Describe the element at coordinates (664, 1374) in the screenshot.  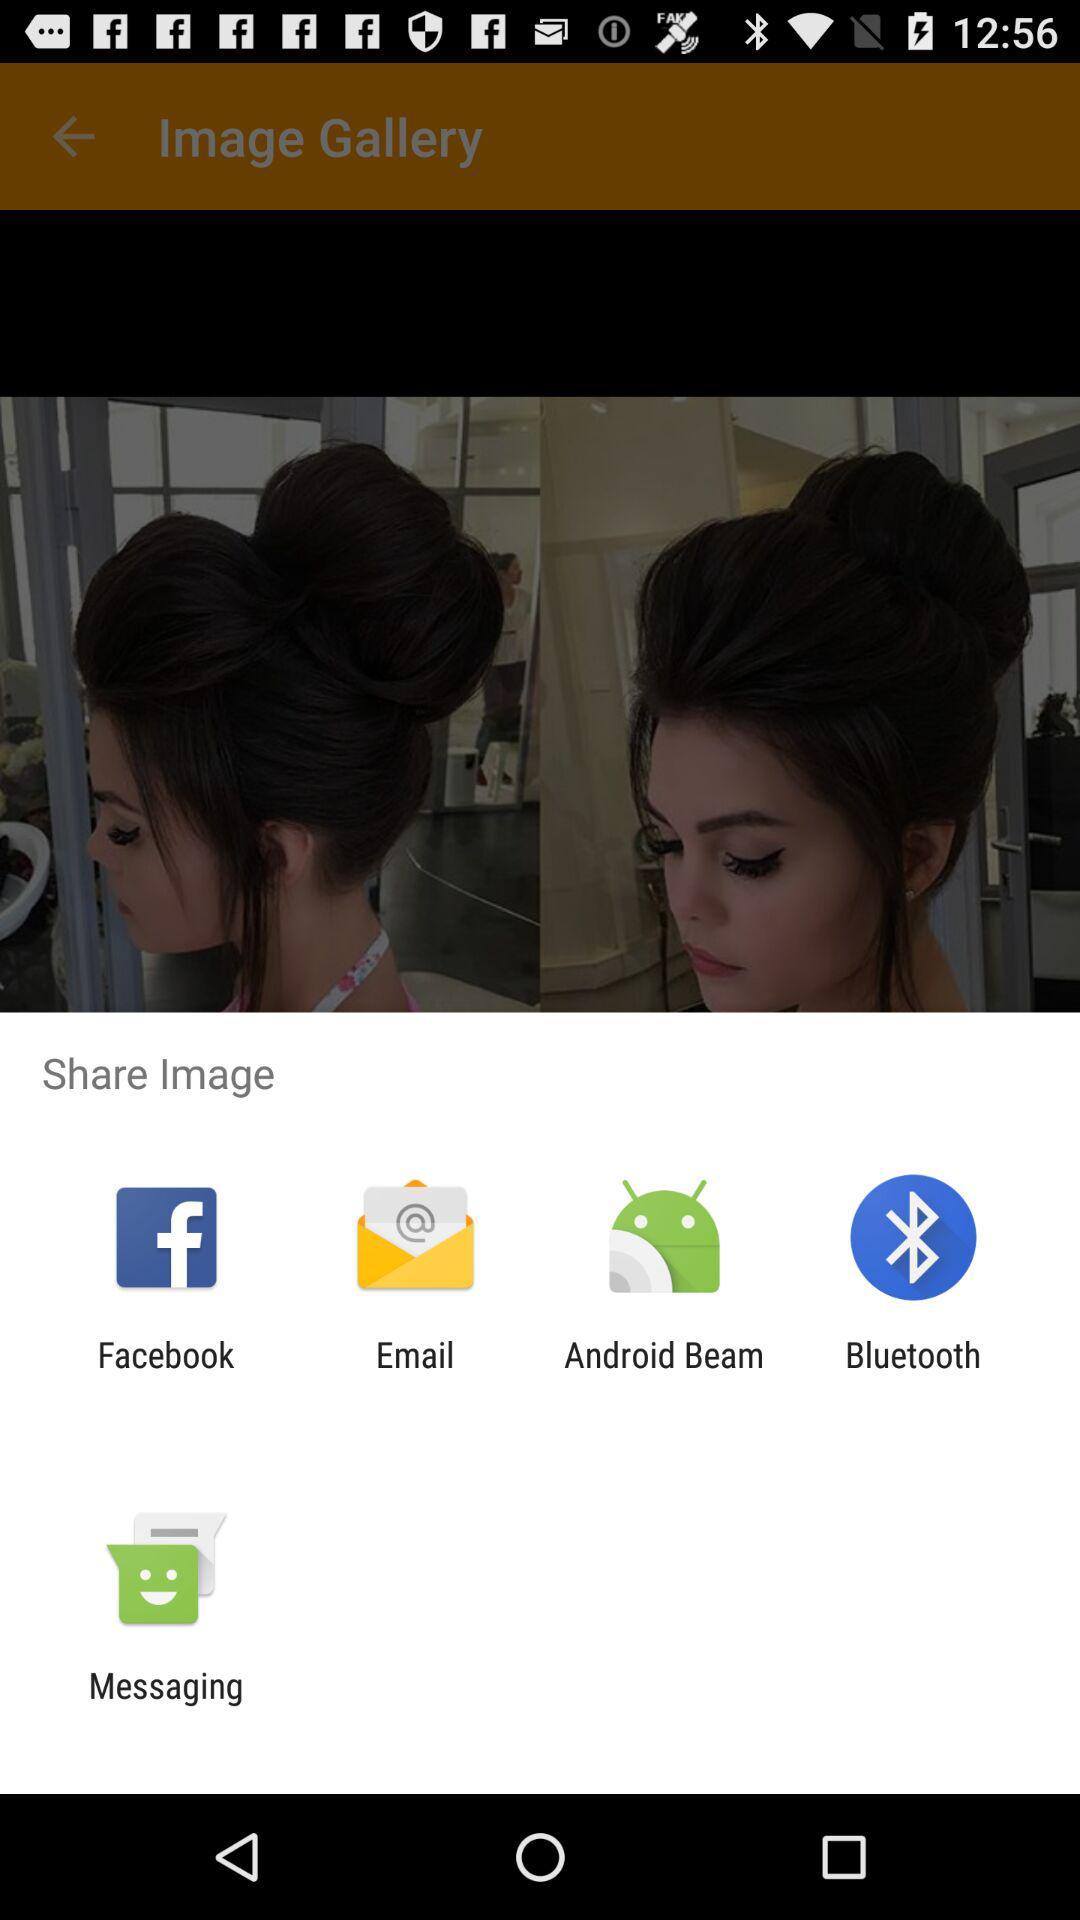
I see `the icon to the left of the bluetooth` at that location.